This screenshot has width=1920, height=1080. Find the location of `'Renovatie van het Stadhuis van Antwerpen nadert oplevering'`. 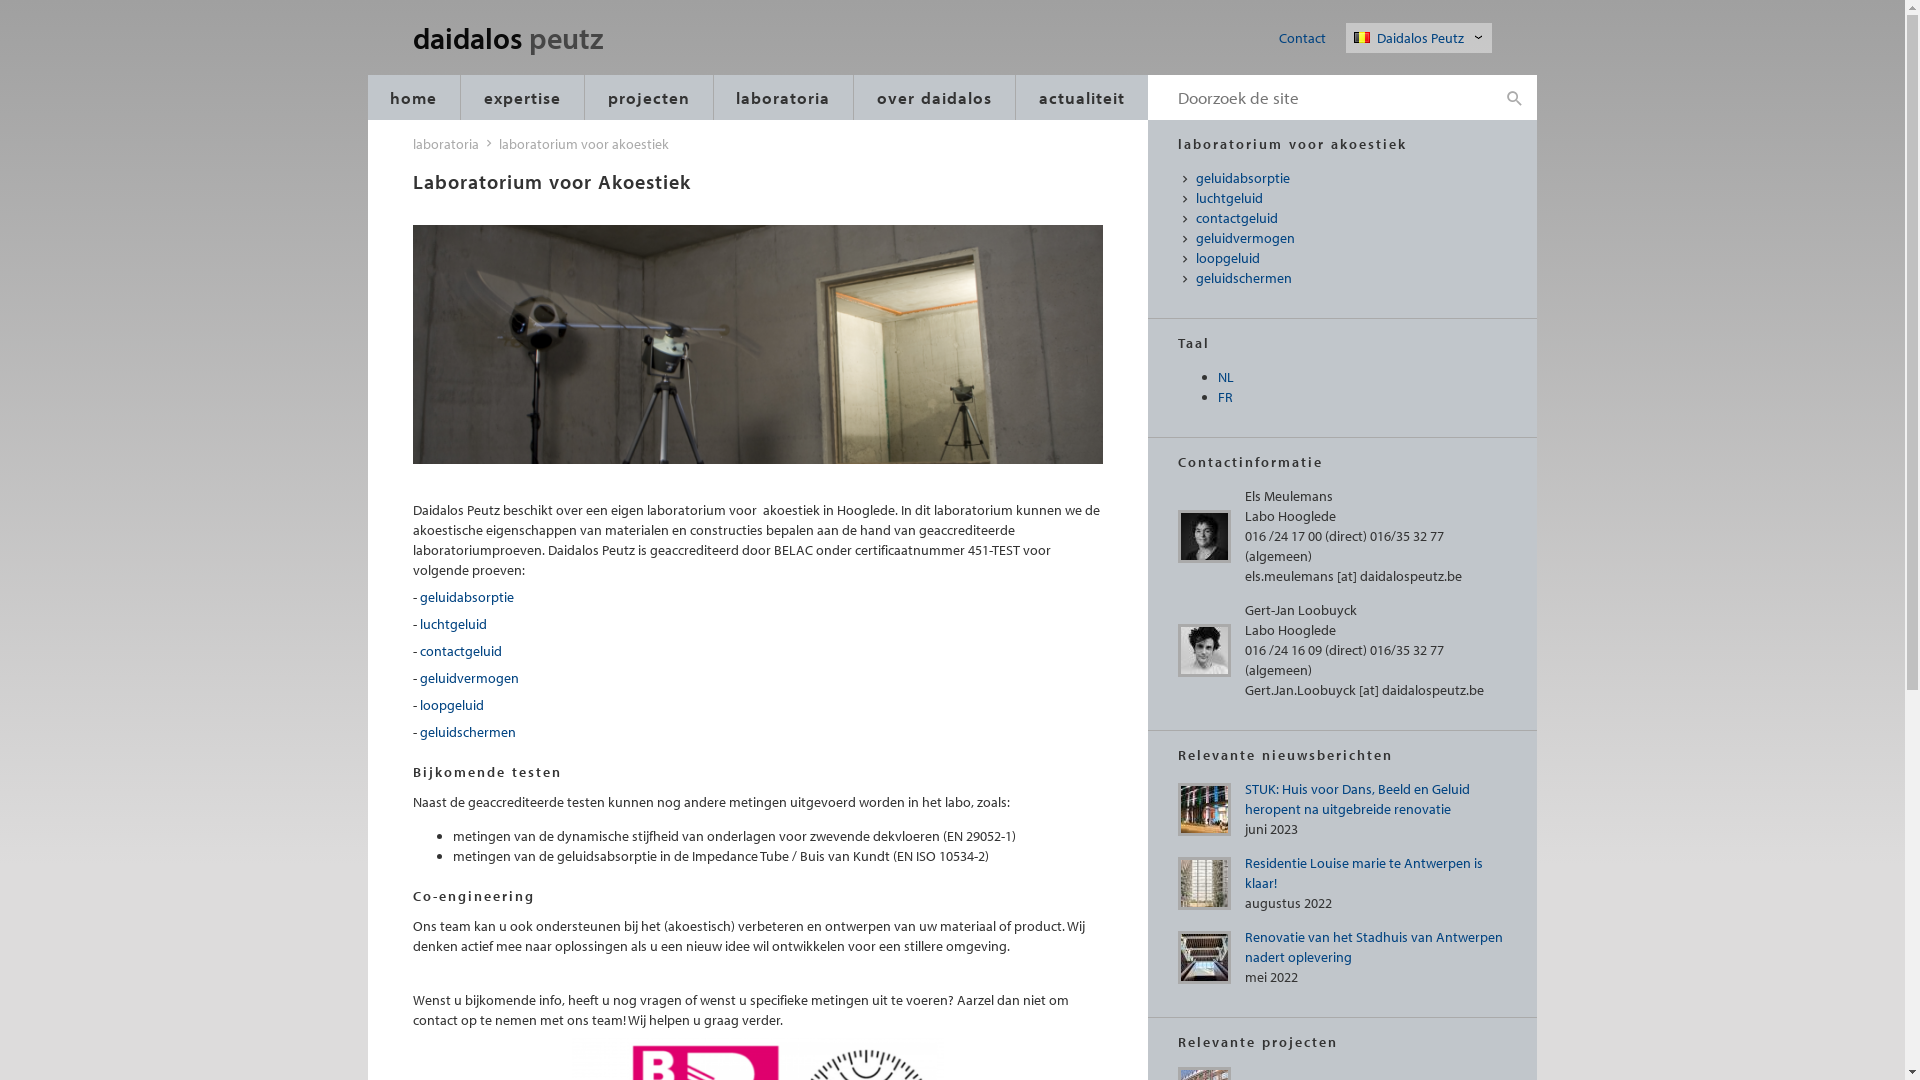

'Renovatie van het Stadhuis van Antwerpen nadert oplevering' is located at coordinates (1371, 946).